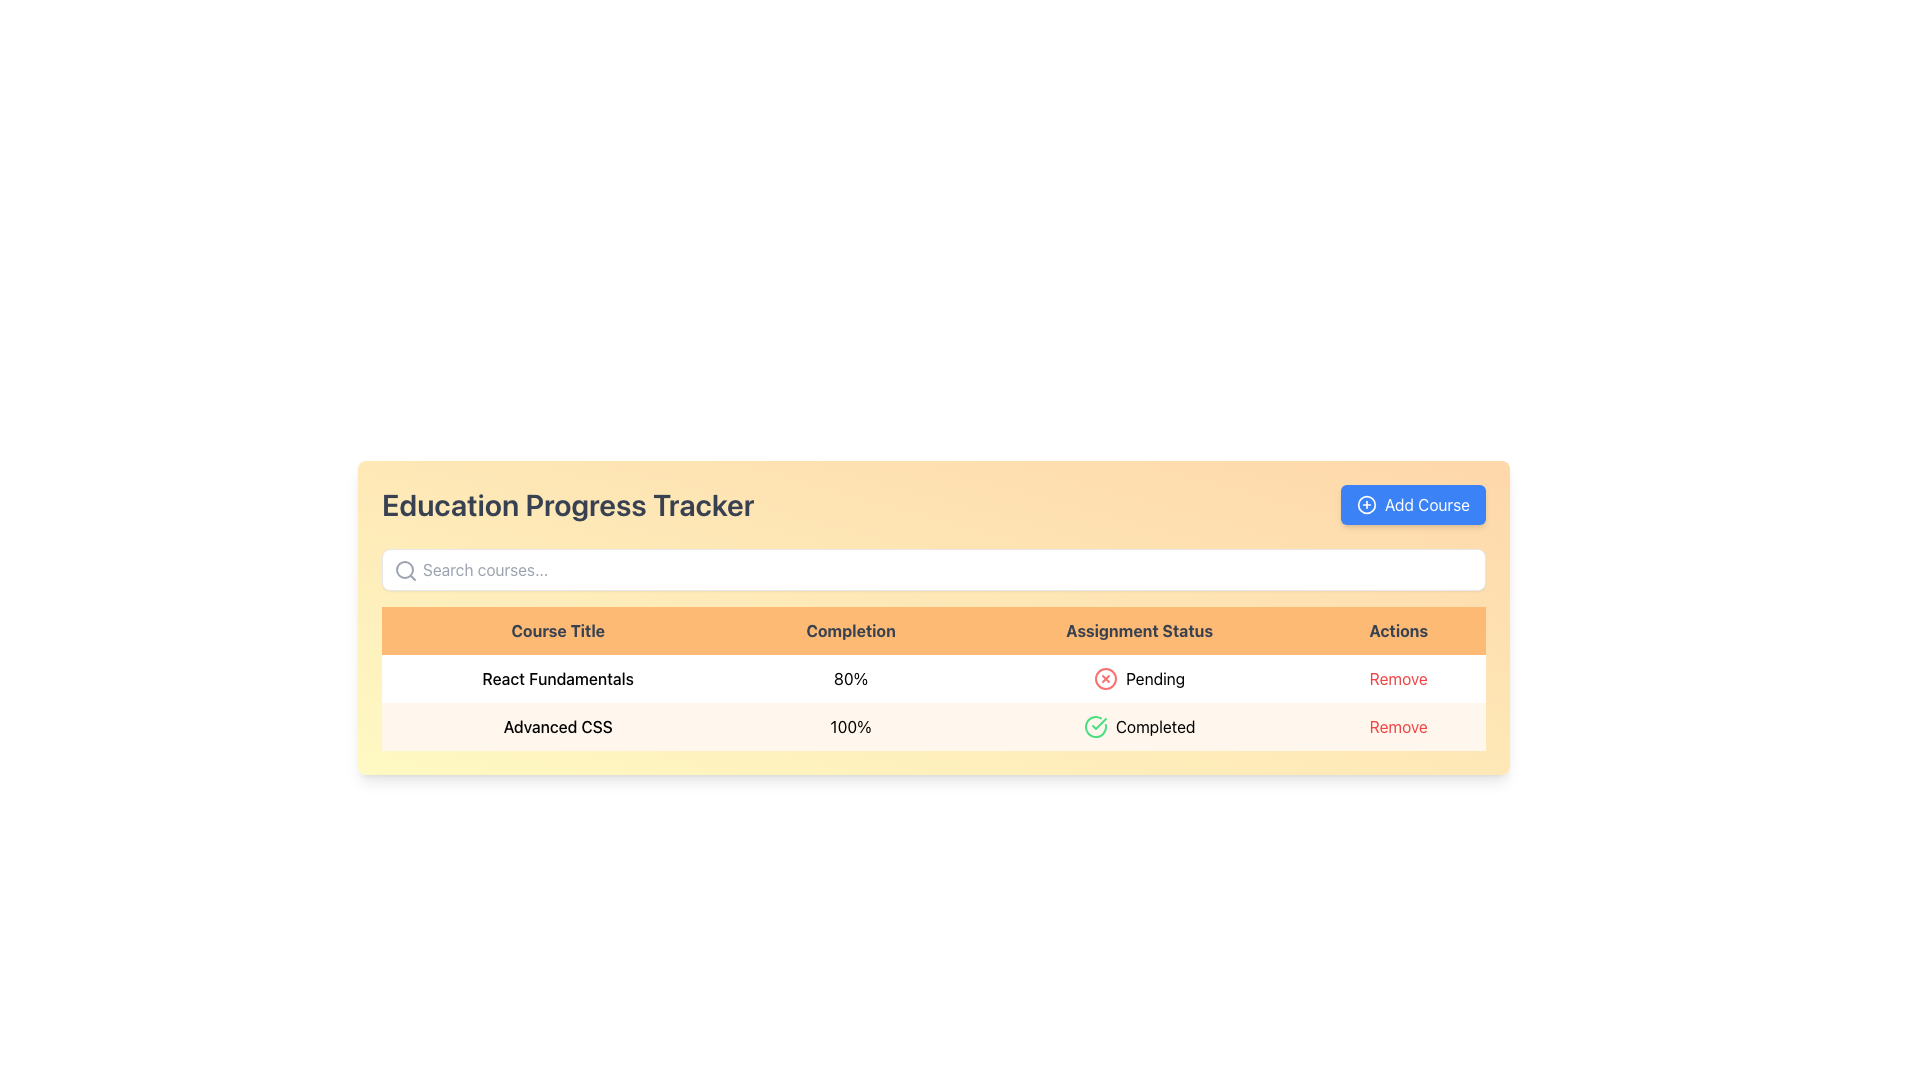 The width and height of the screenshot is (1920, 1080). I want to click on the search icon located to the left of the placeholder text 'Search courses...' in the search bar above the table, so click(405, 570).